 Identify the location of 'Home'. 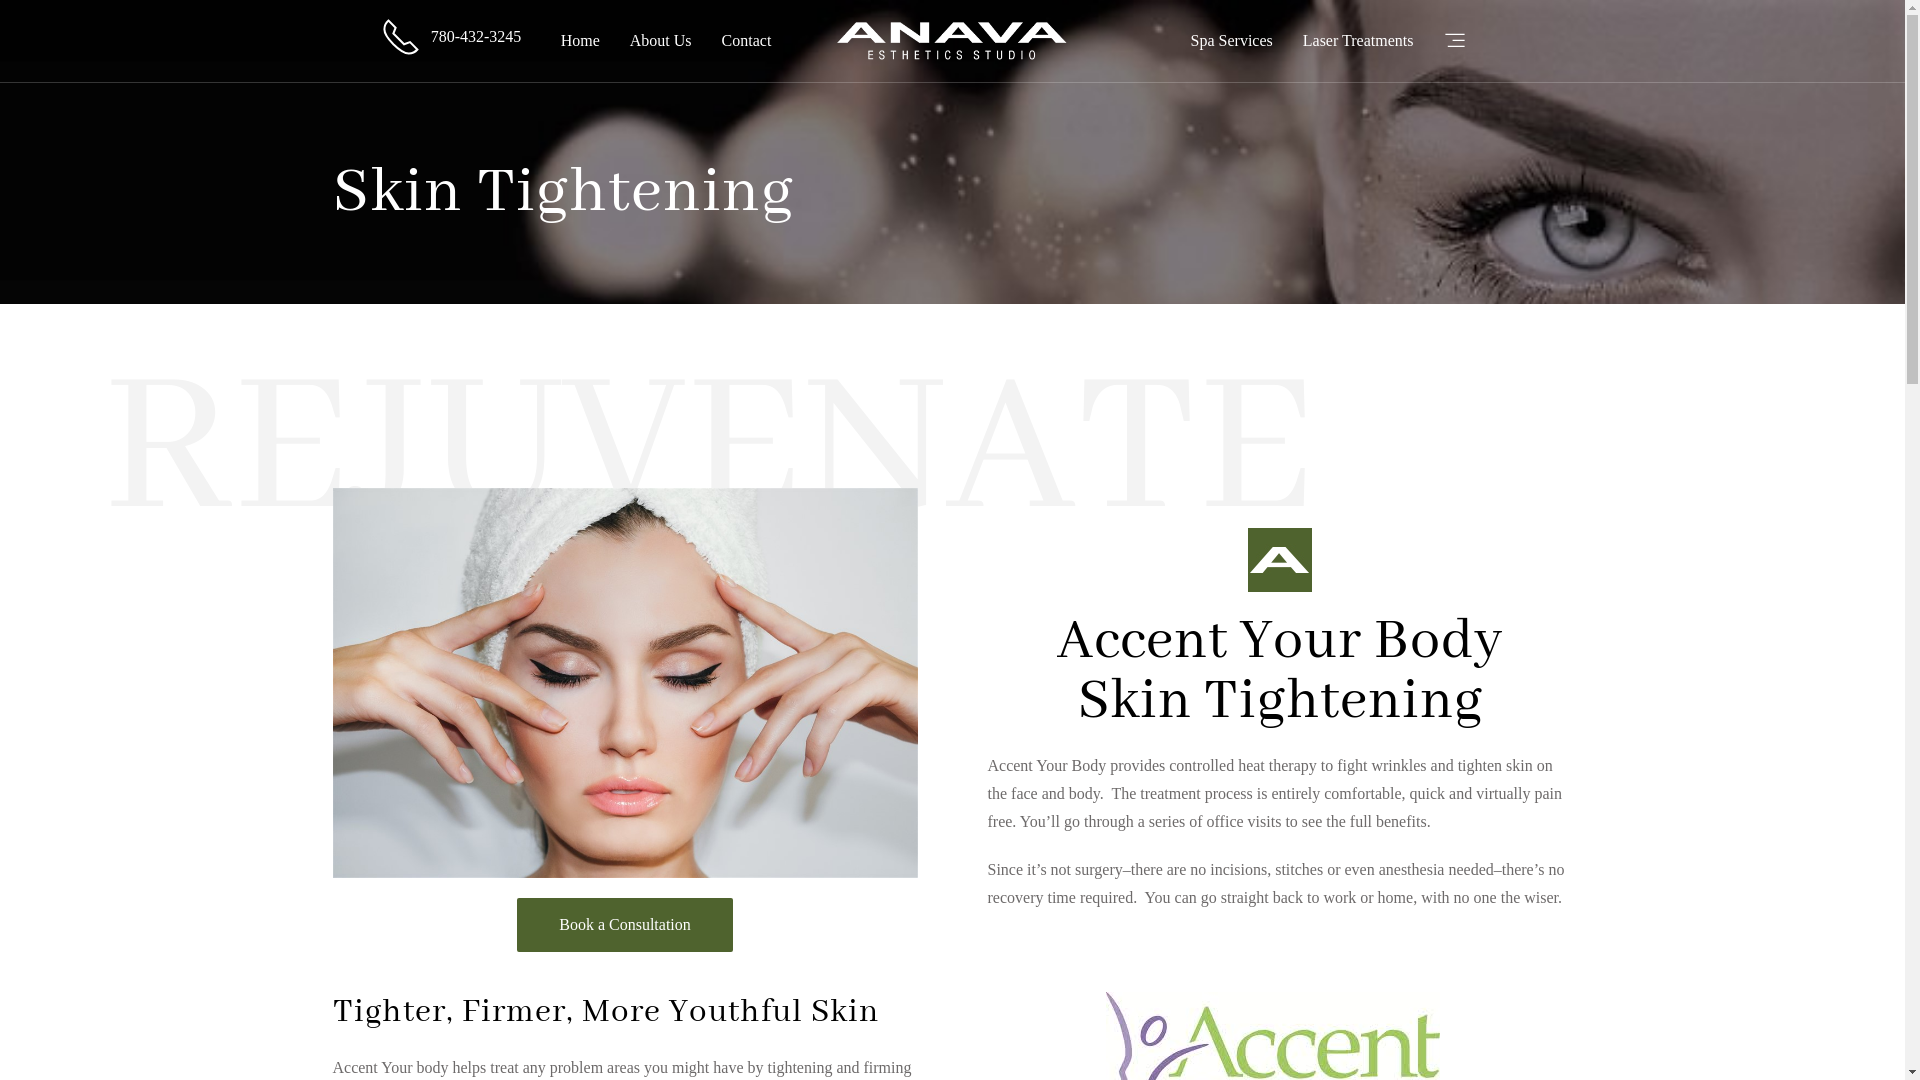
(579, 41).